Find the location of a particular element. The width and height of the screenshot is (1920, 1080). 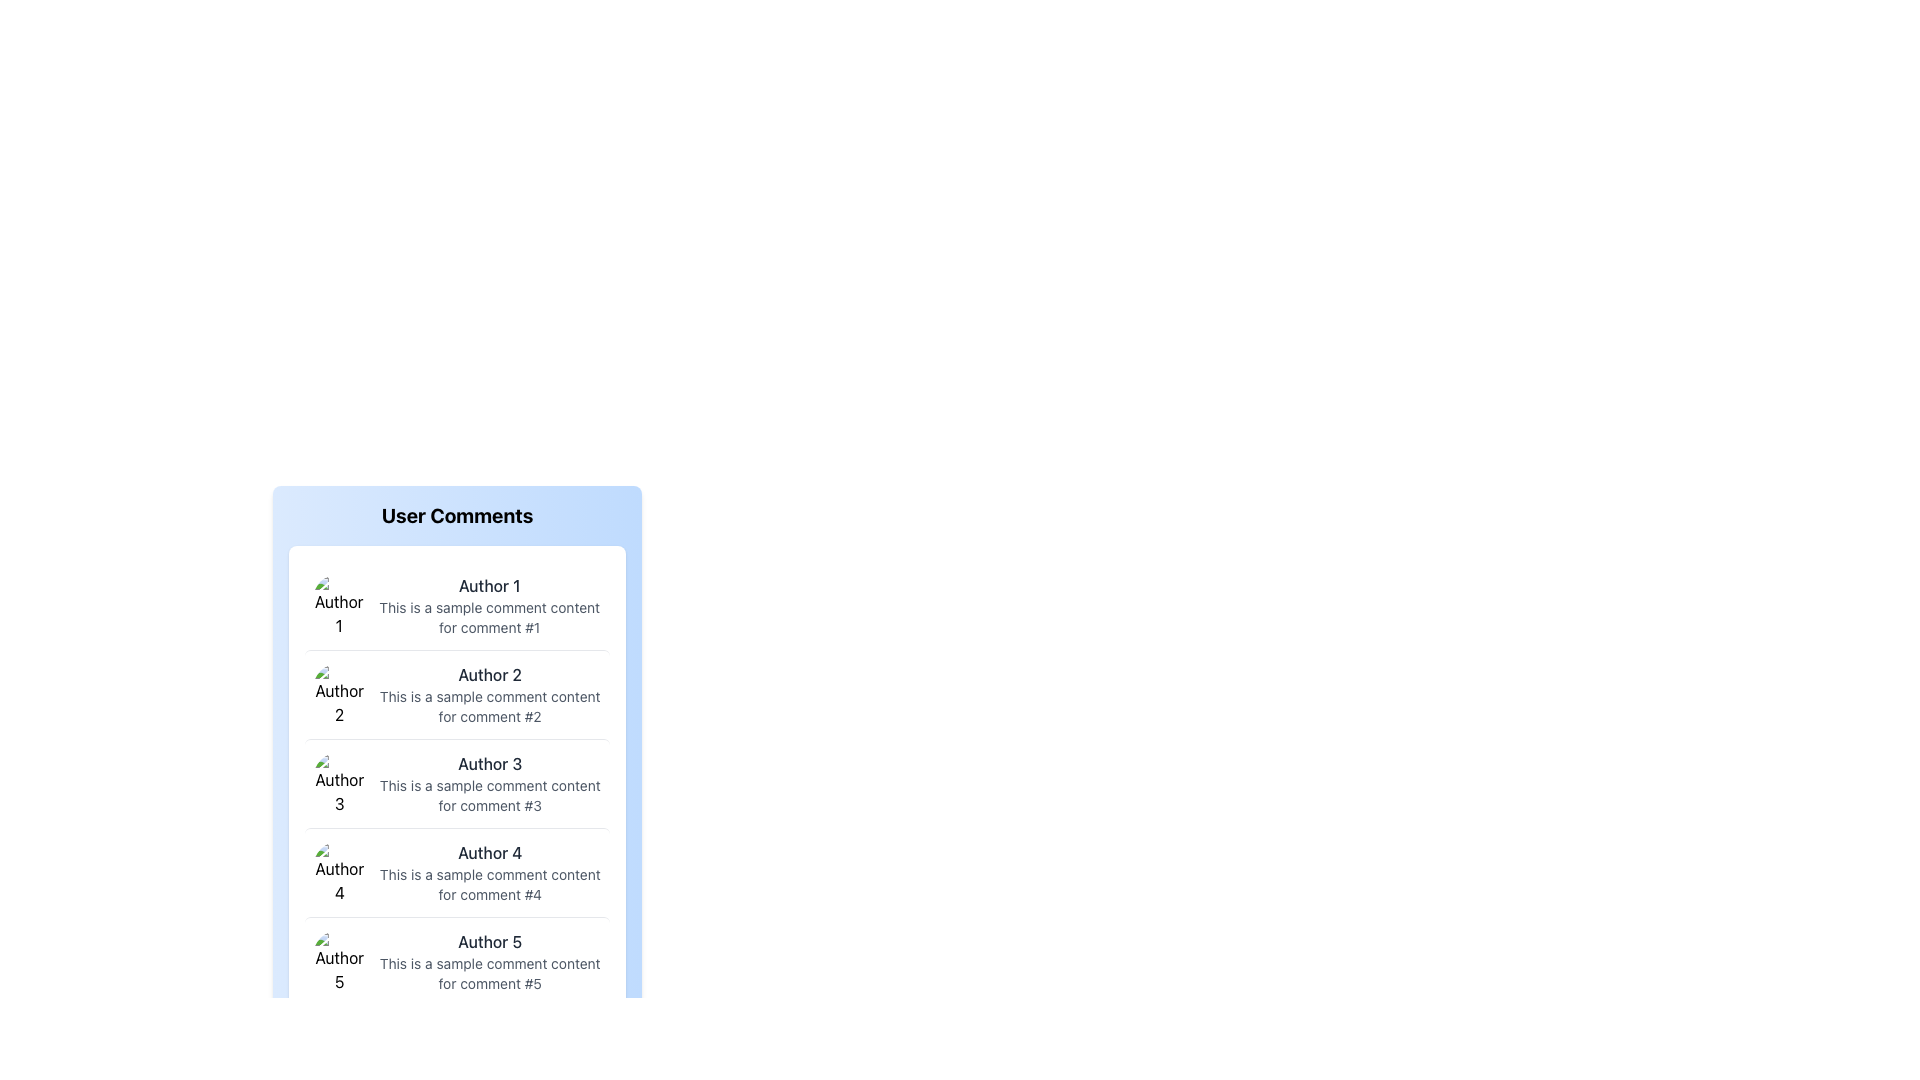

the text label displaying the author name of the fifth comment in the comment section, which is located above its corresponding comment text and aligned with an icon to its left is located at coordinates (490, 941).